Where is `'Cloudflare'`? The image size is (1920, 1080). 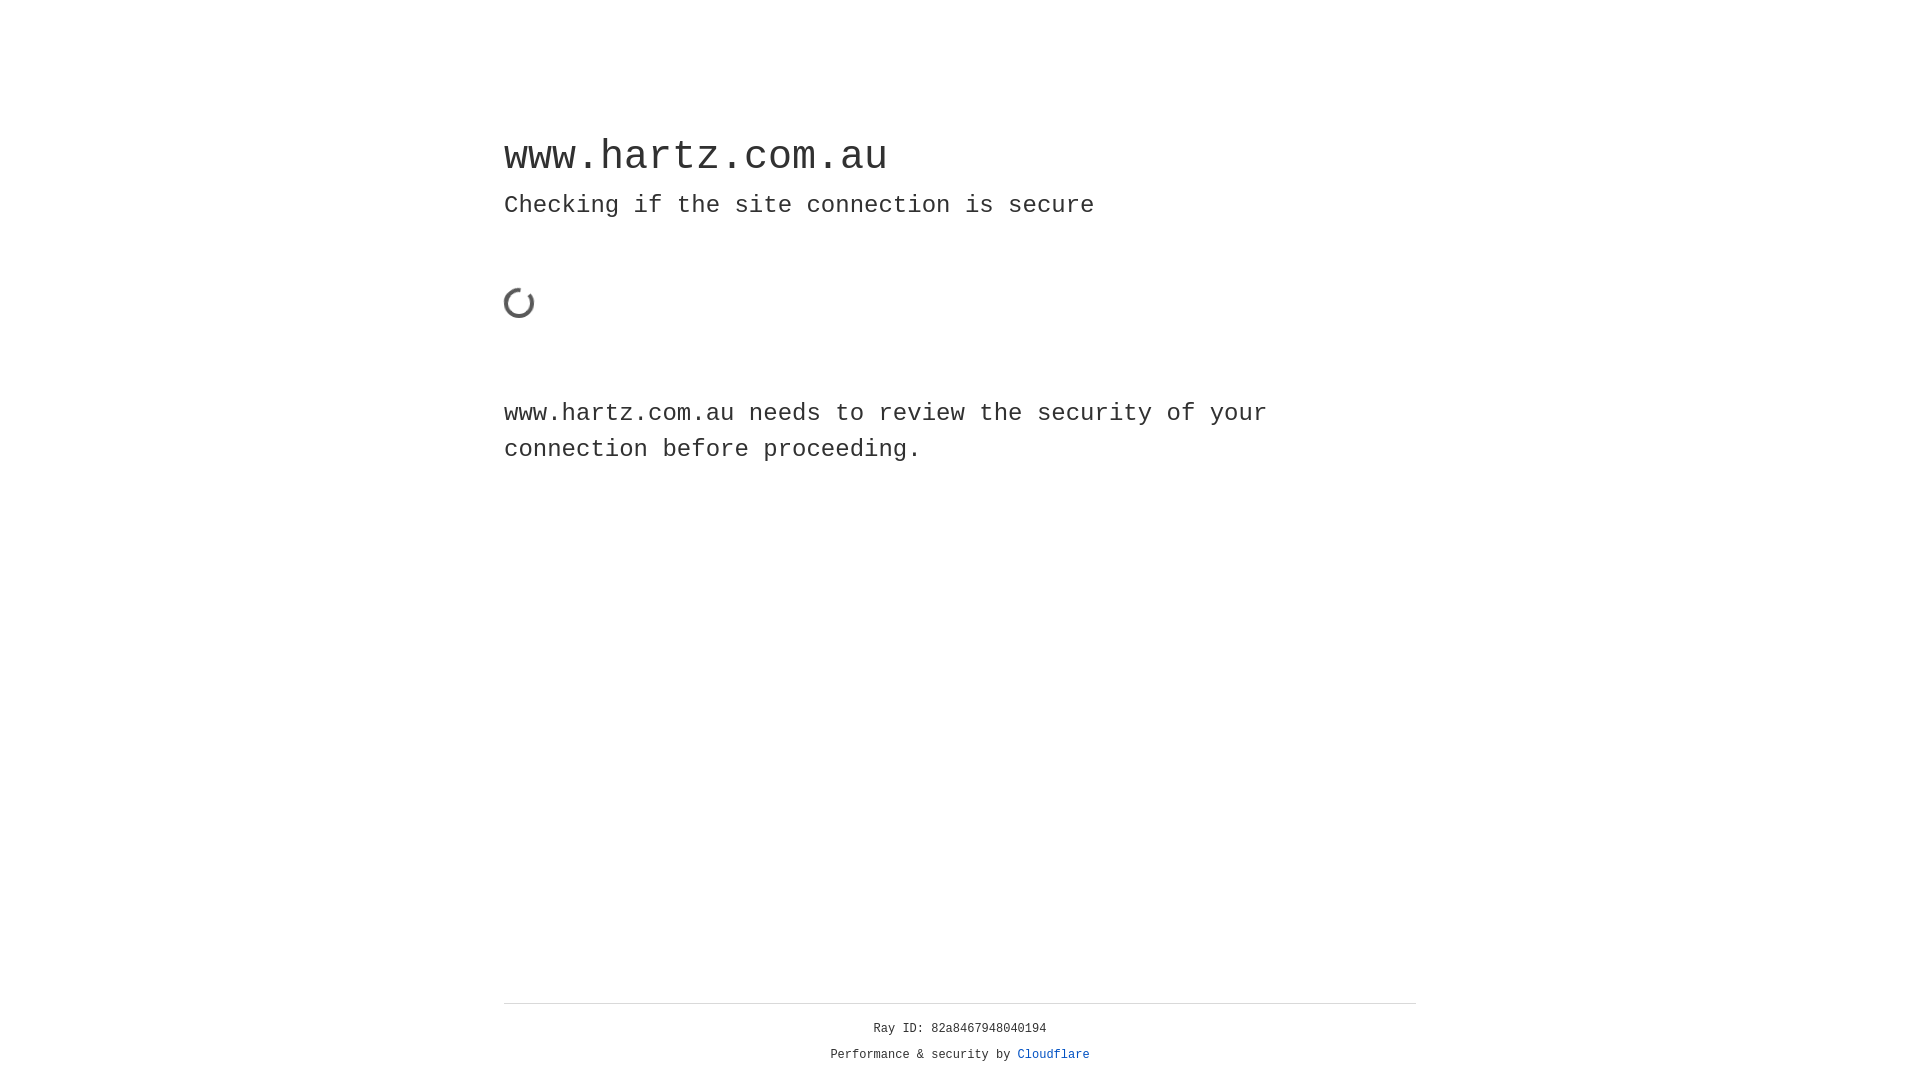
'Cloudflare' is located at coordinates (1053, 1054).